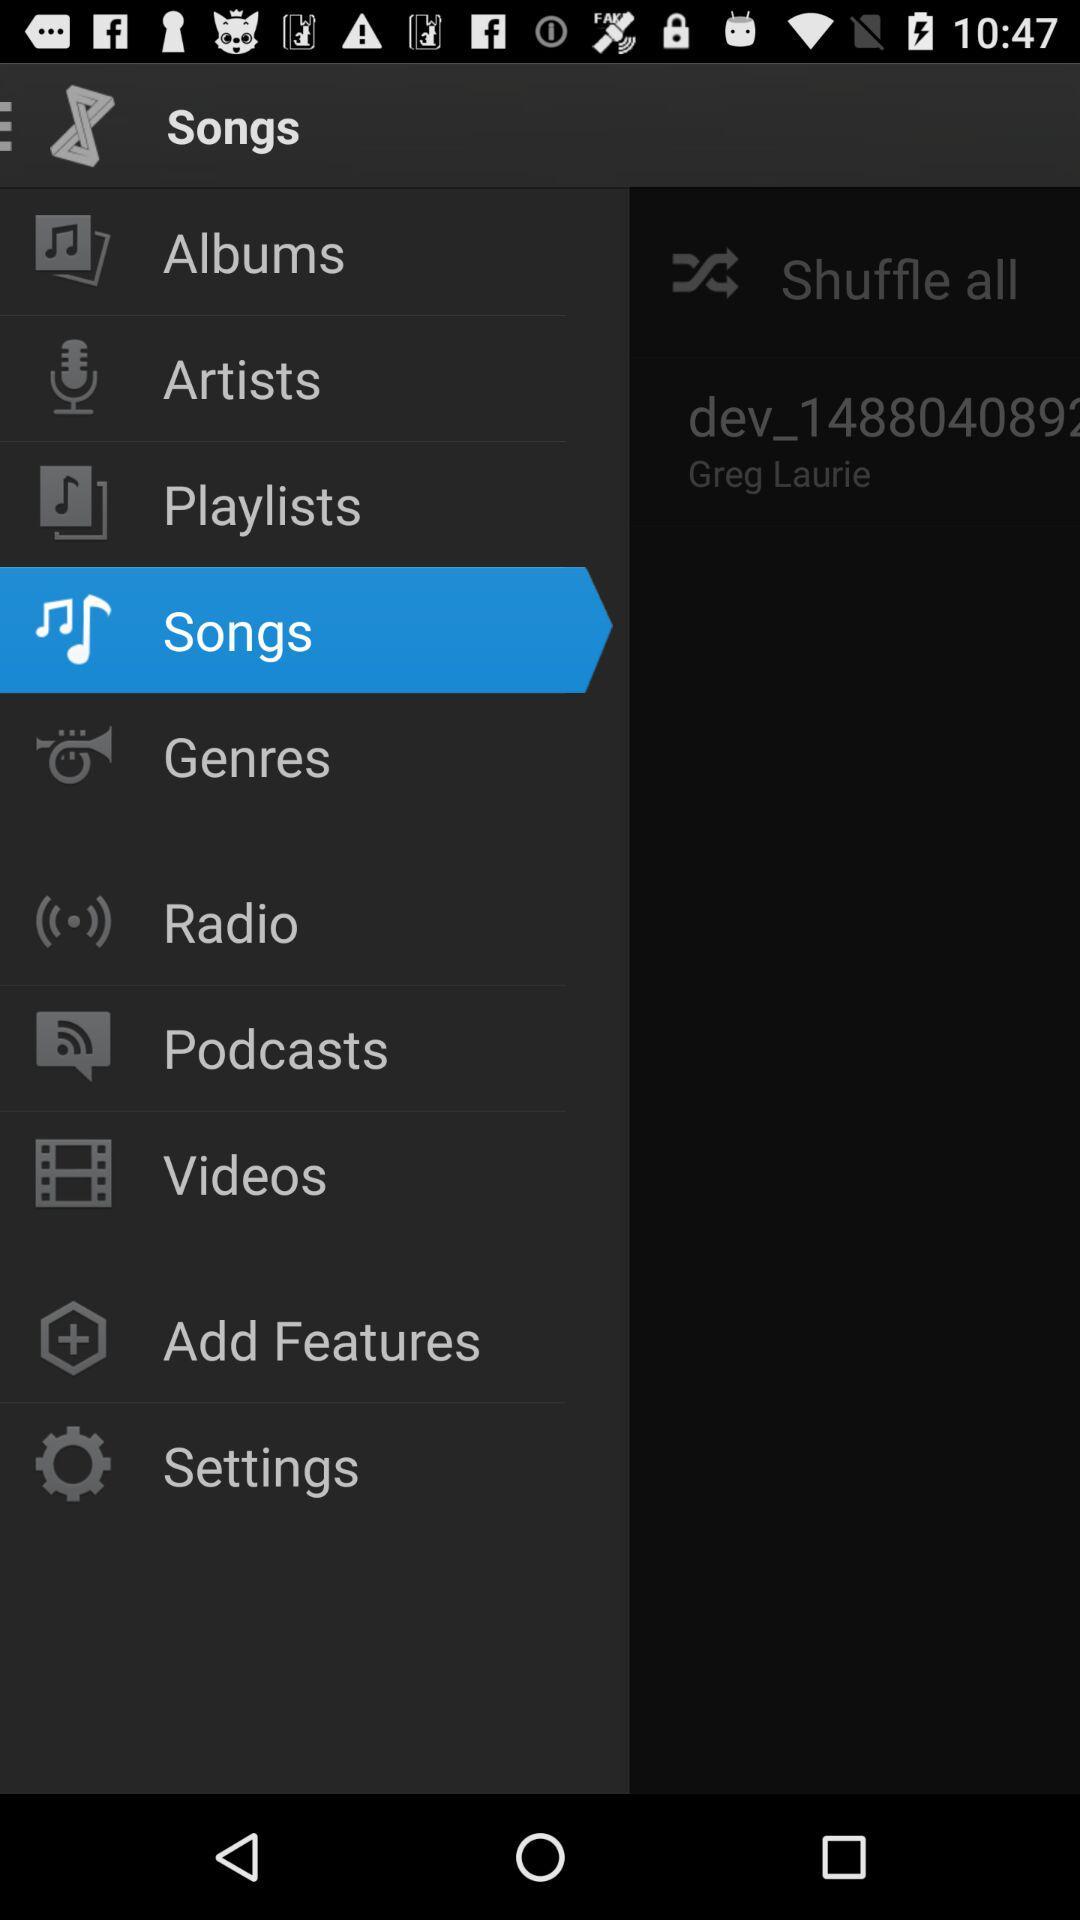 The image size is (1080, 1920). I want to click on the  music icon, so click(72, 251).